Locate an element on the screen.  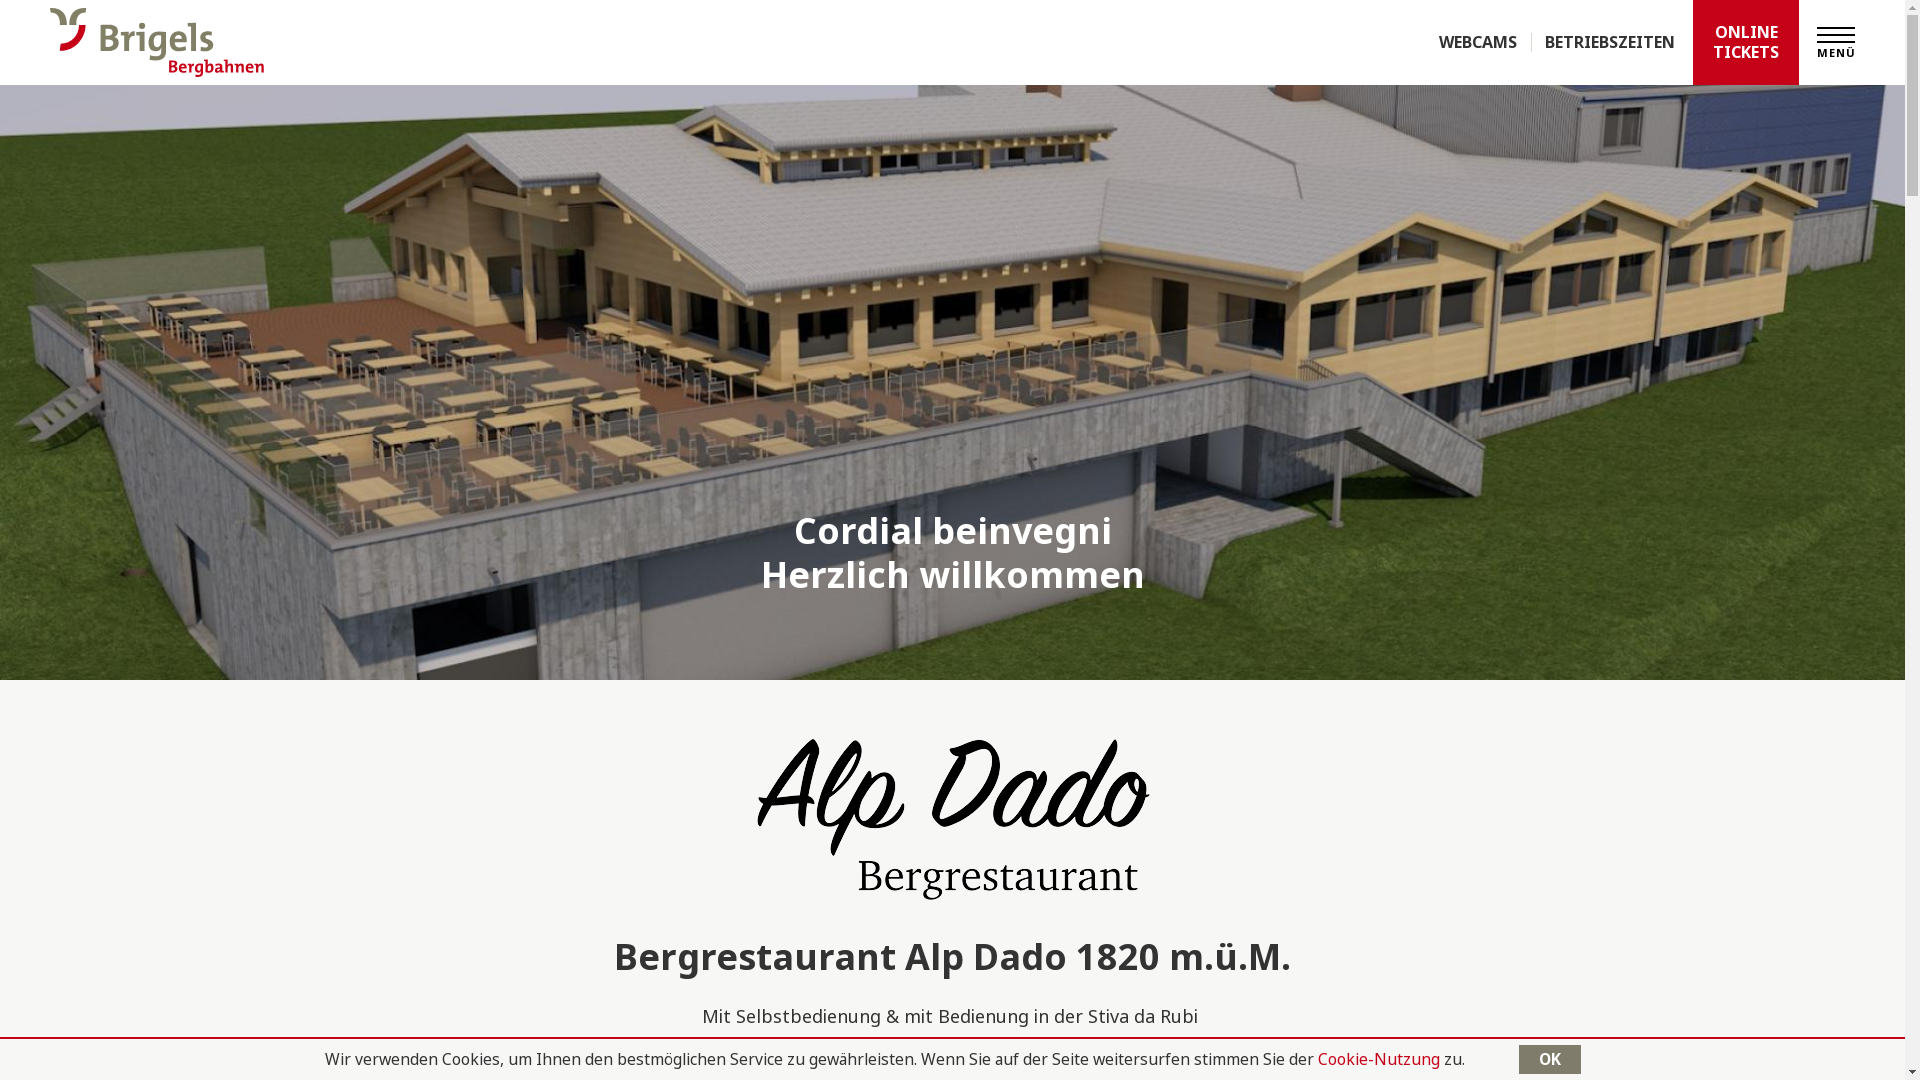
'OK' is located at coordinates (1548, 1058).